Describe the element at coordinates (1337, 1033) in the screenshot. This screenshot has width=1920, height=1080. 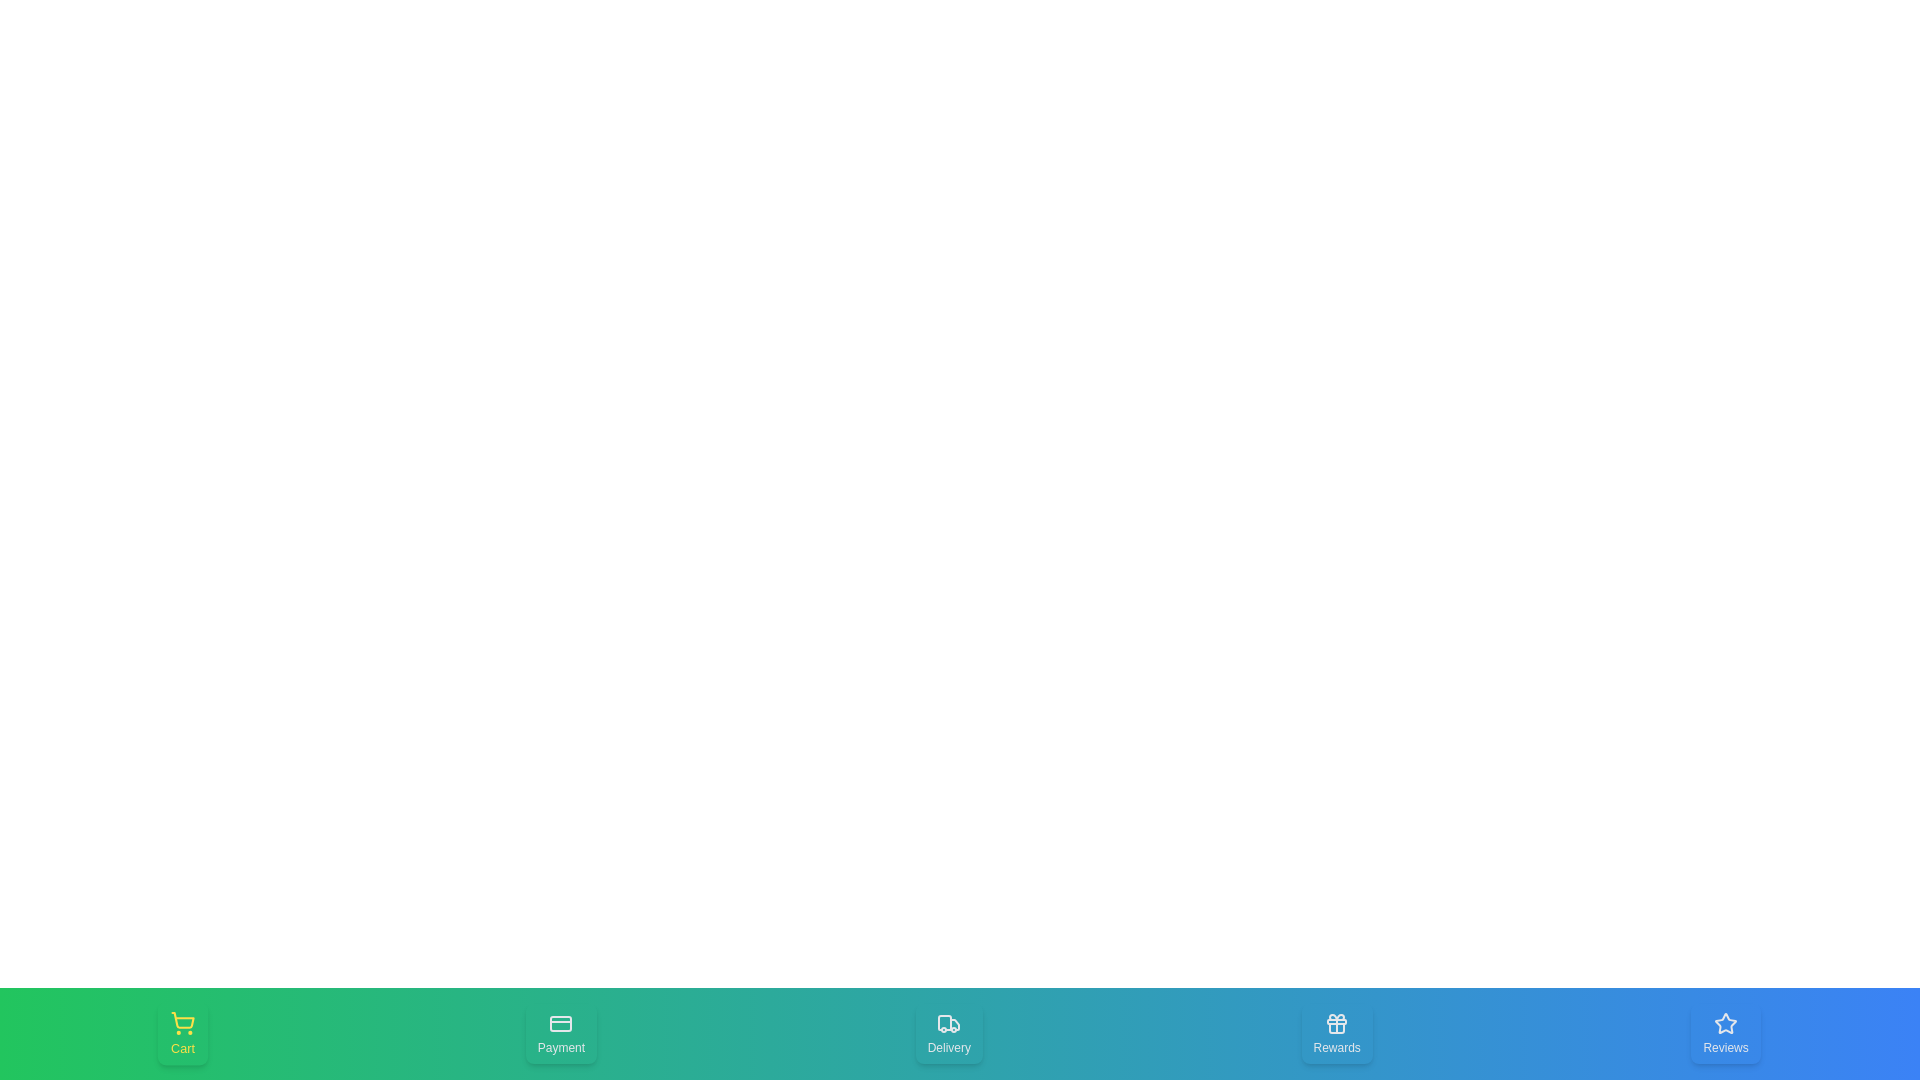
I see `the Rewards navigation tab` at that location.